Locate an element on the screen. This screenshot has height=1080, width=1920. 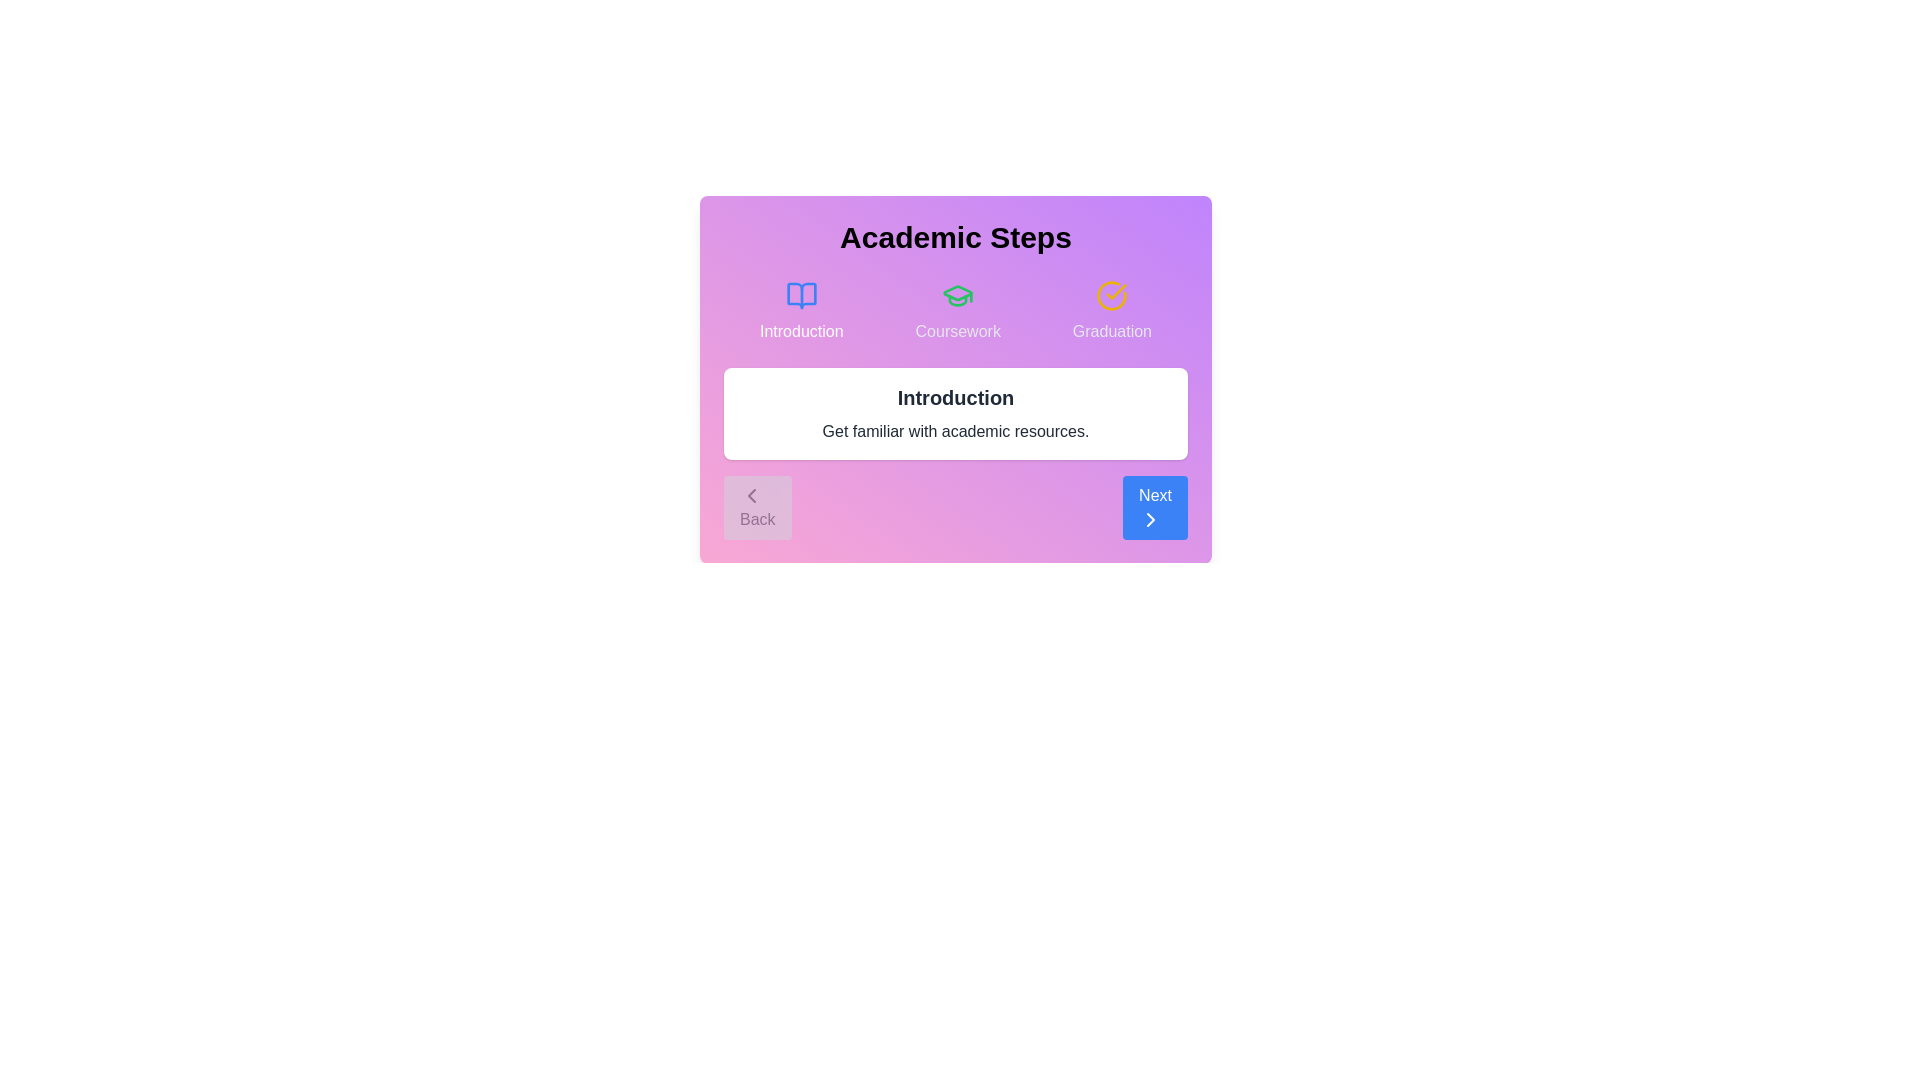
the 'Academic Steps' heading is located at coordinates (954, 237).